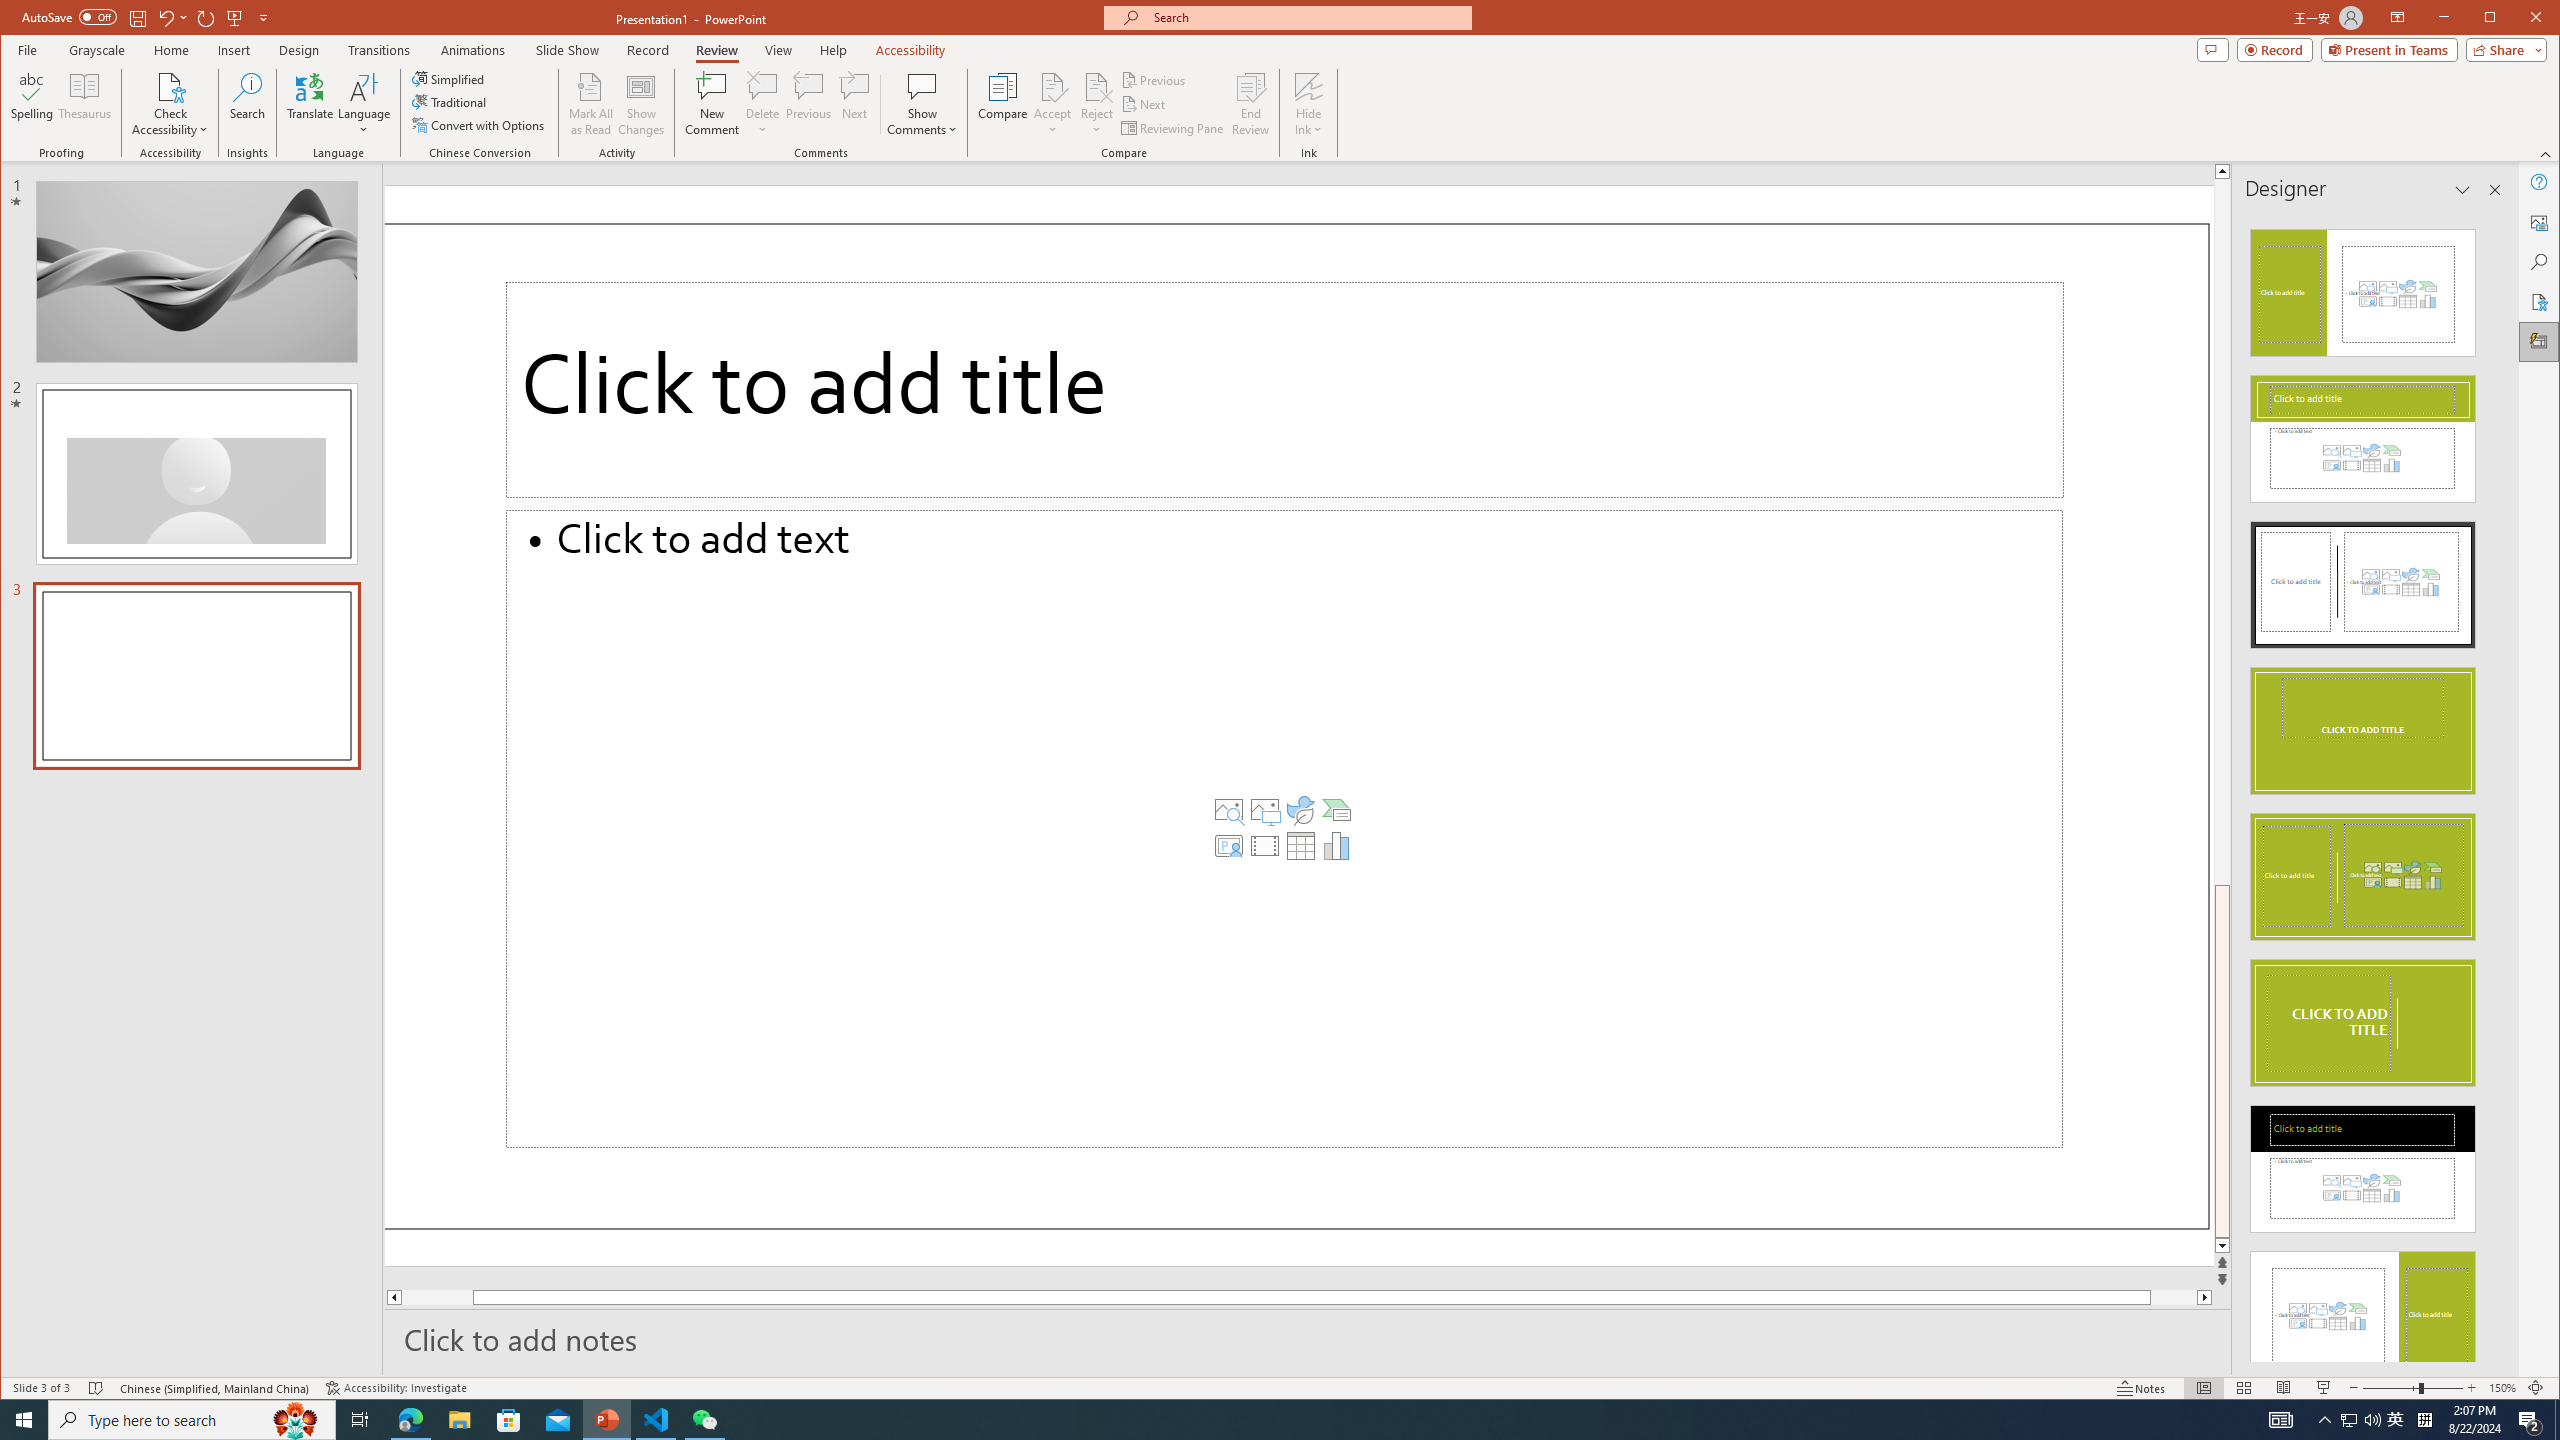 The width and height of the screenshot is (2560, 1440). I want to click on 'Insert Video', so click(1263, 846).